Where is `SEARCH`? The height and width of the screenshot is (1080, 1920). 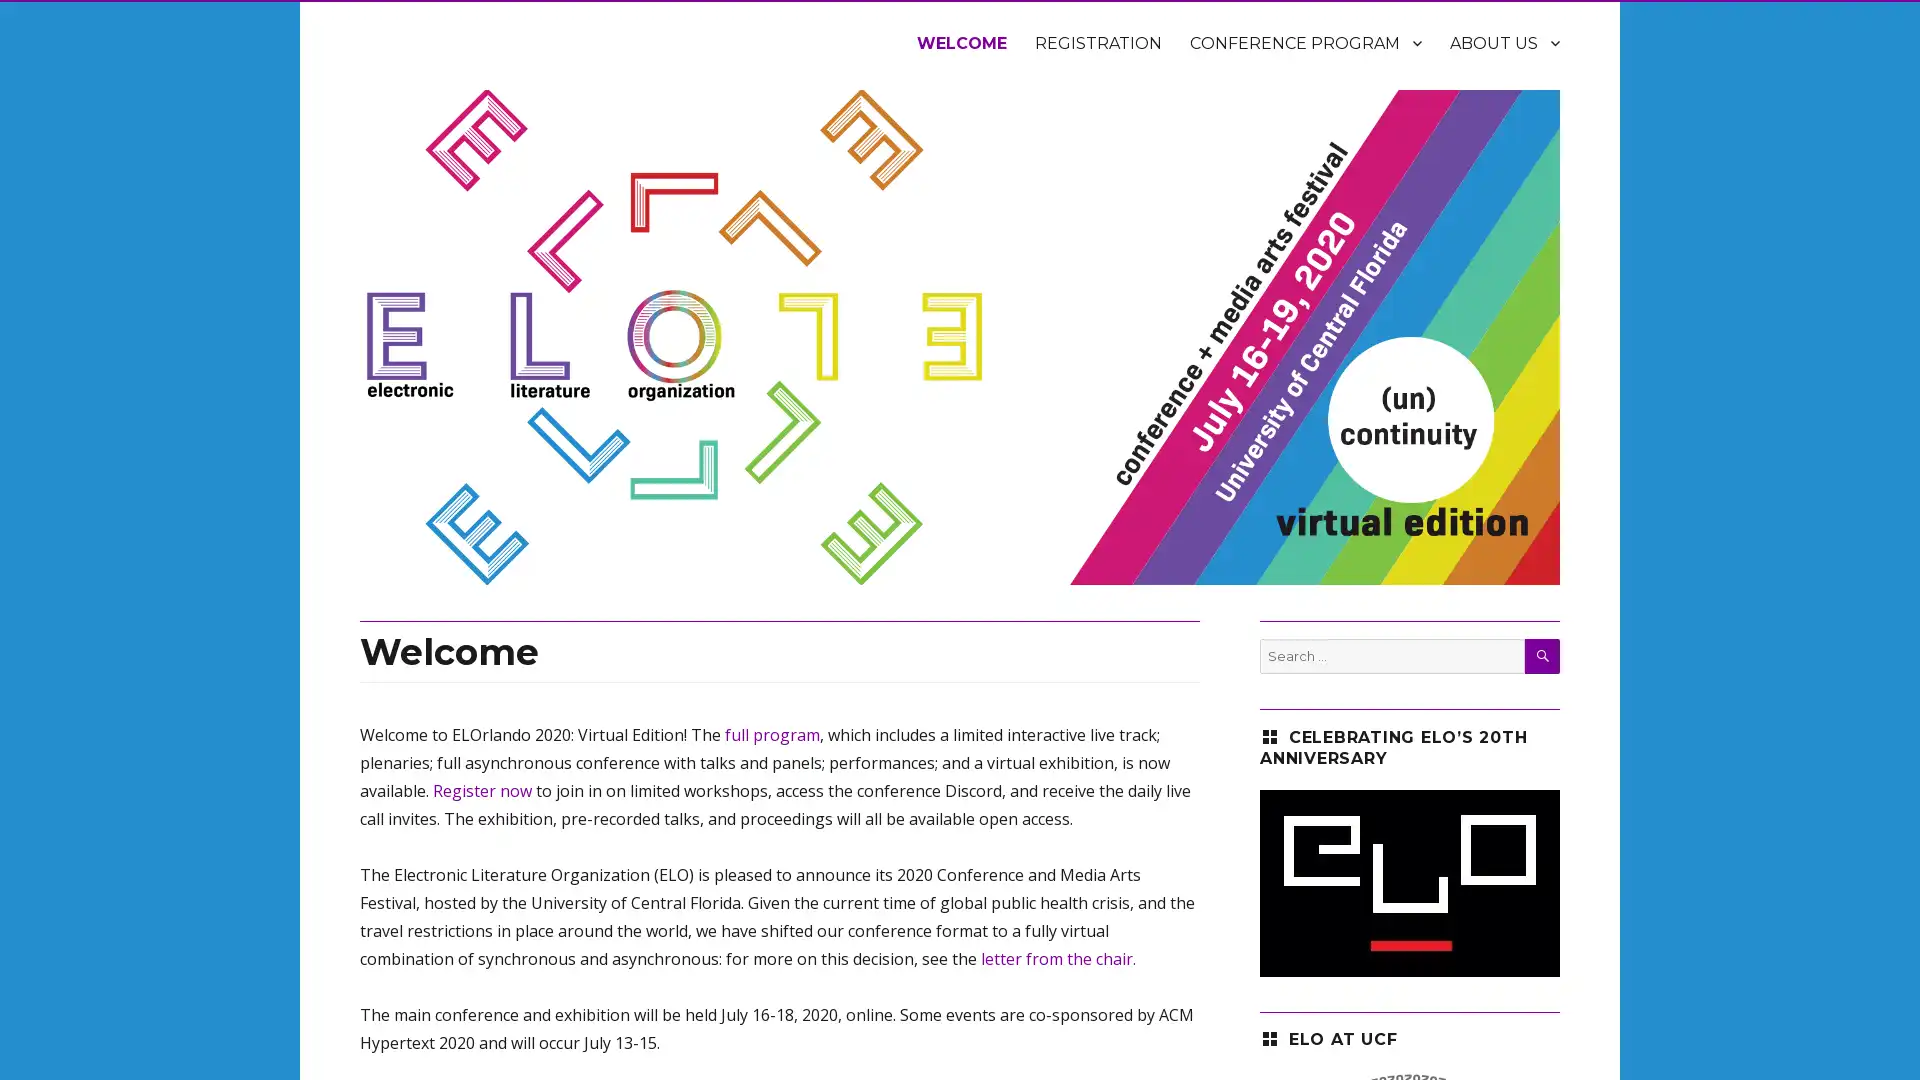 SEARCH is located at coordinates (1541, 655).